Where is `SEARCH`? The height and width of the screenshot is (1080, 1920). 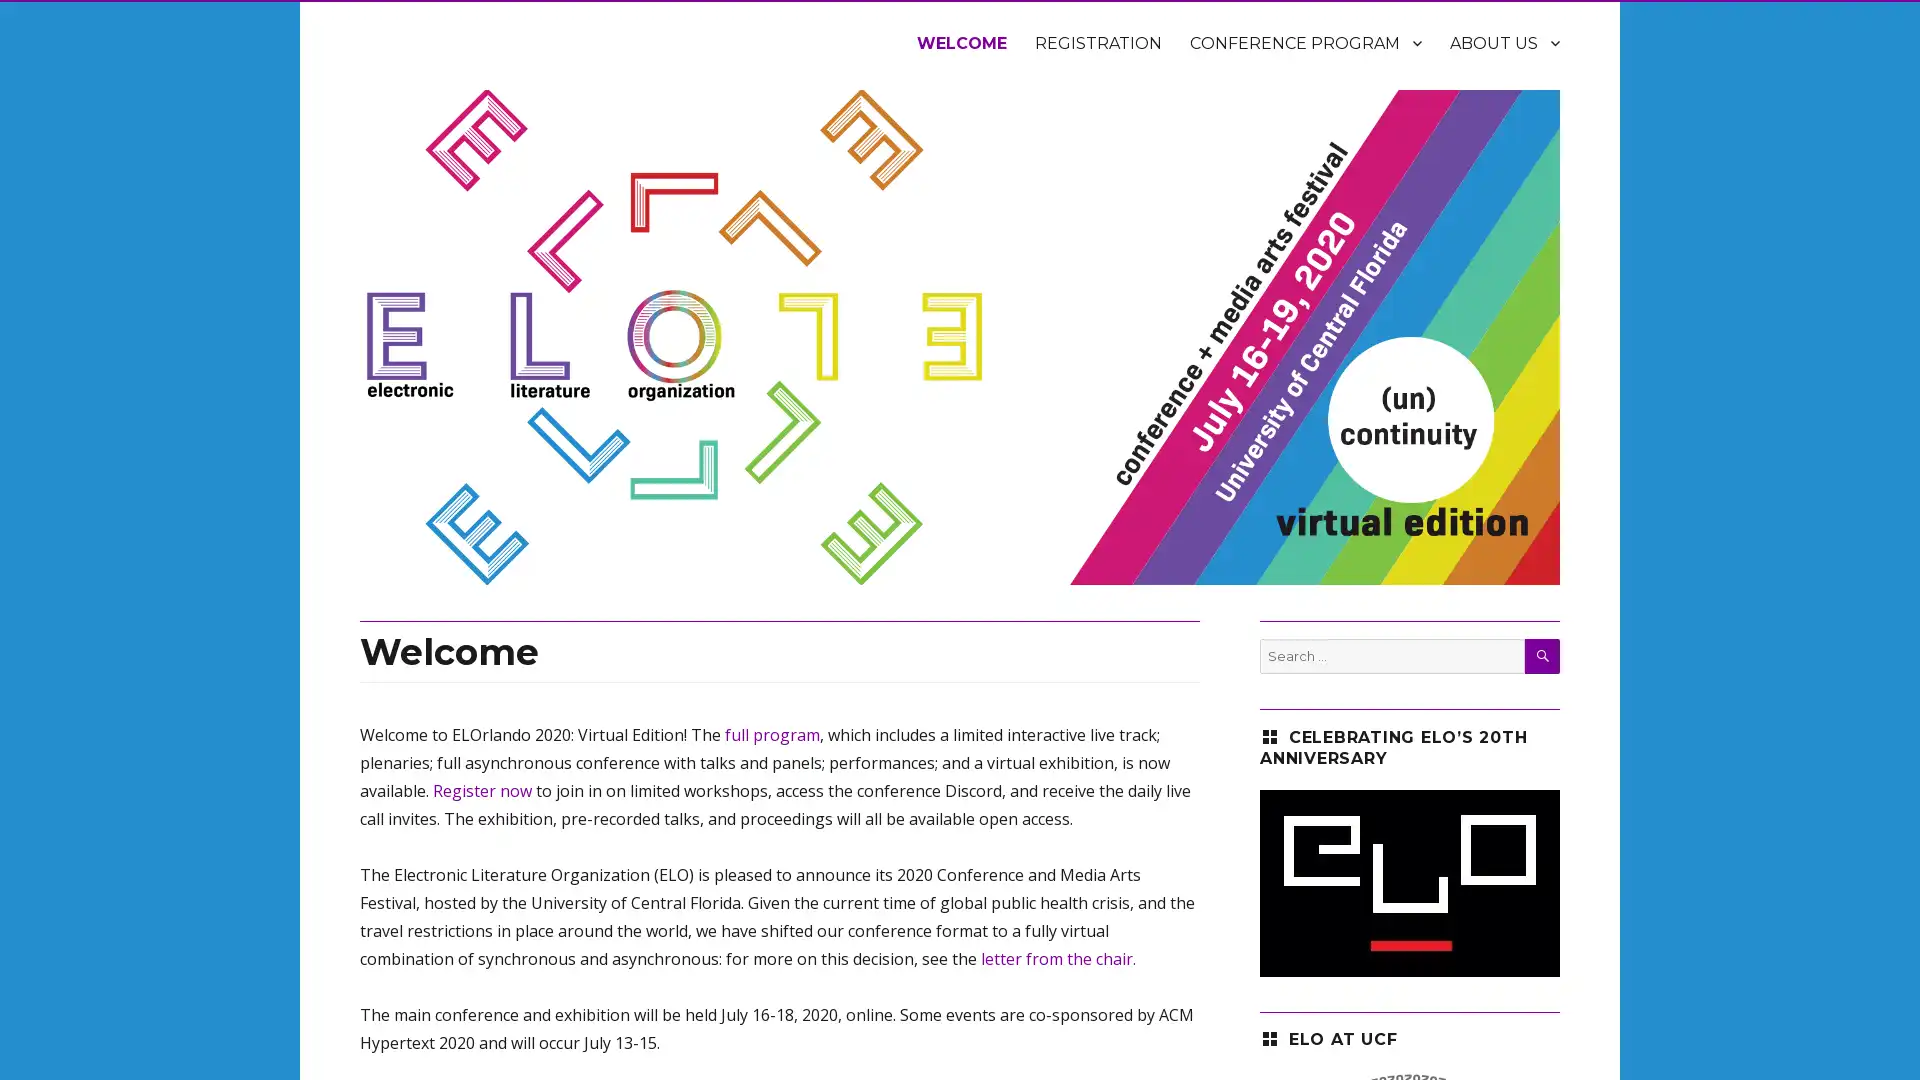 SEARCH is located at coordinates (1541, 655).